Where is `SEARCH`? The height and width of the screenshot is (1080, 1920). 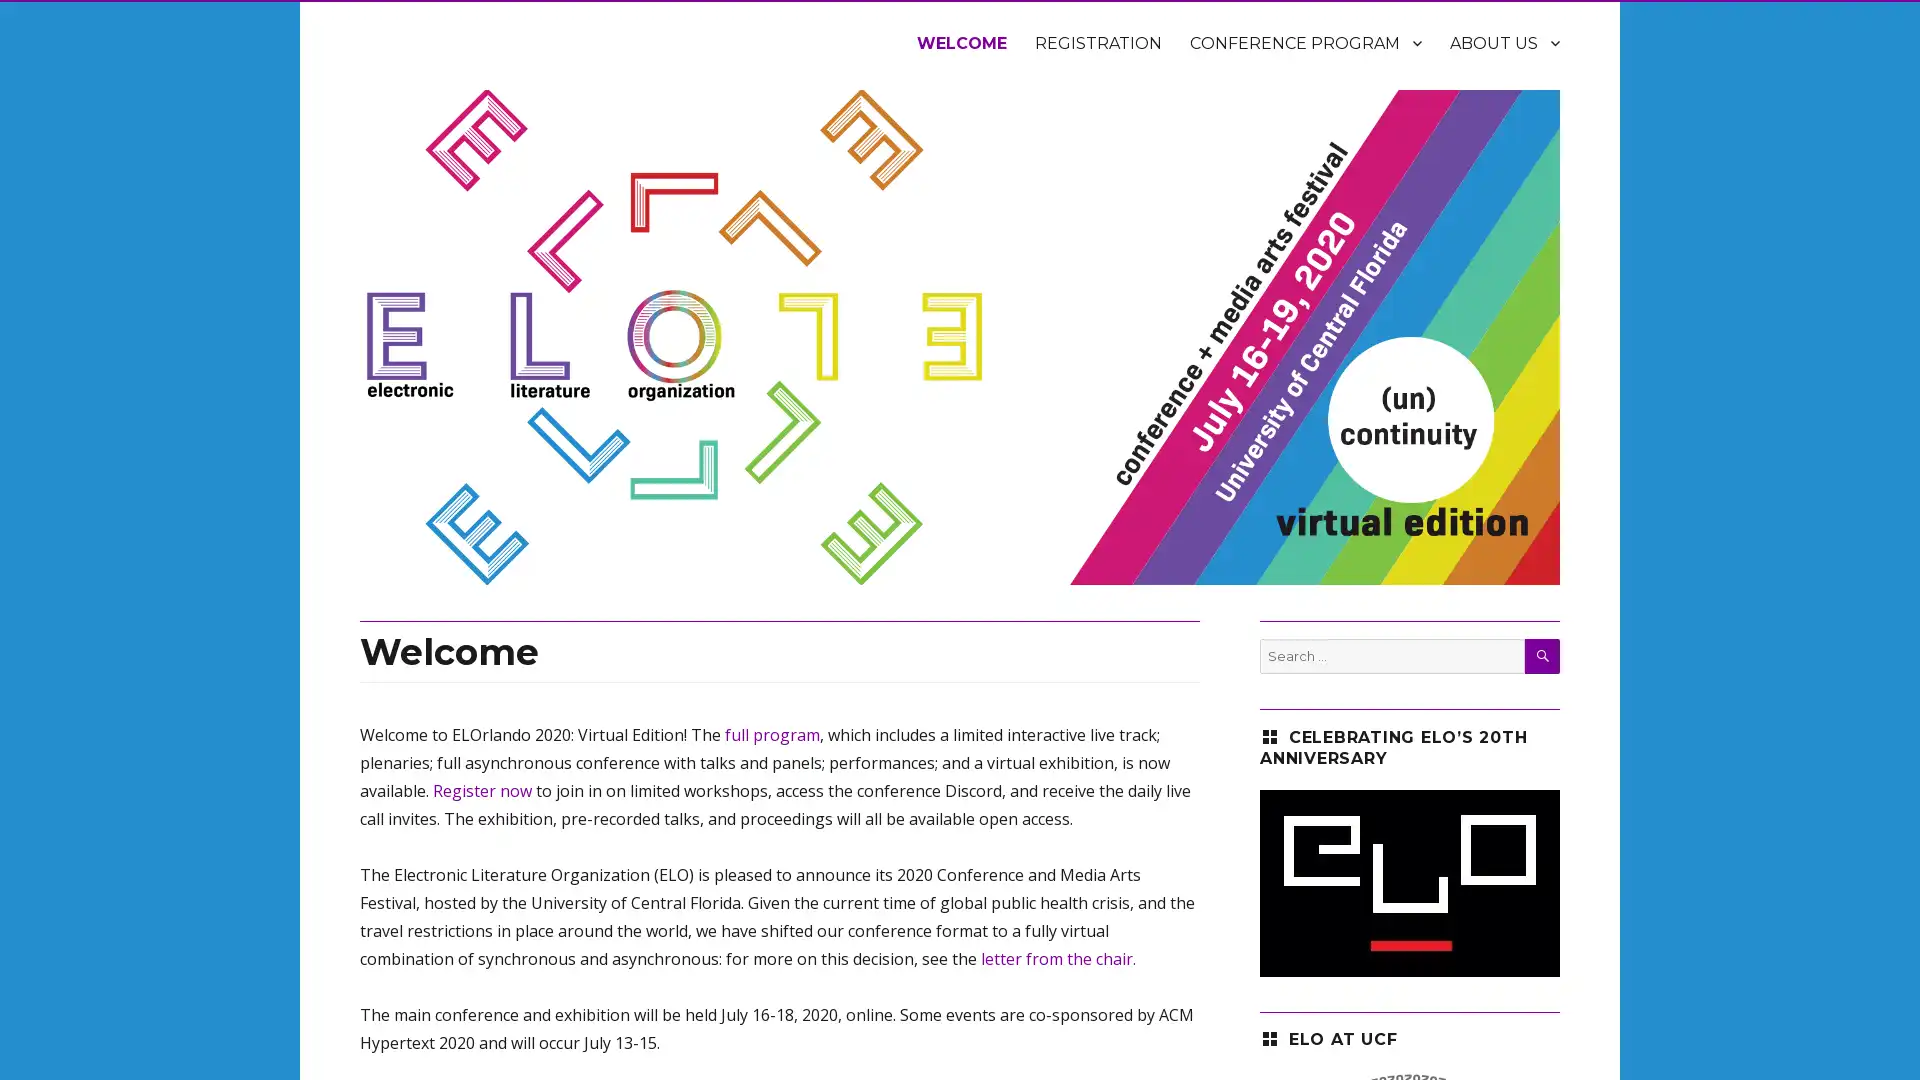 SEARCH is located at coordinates (1541, 655).